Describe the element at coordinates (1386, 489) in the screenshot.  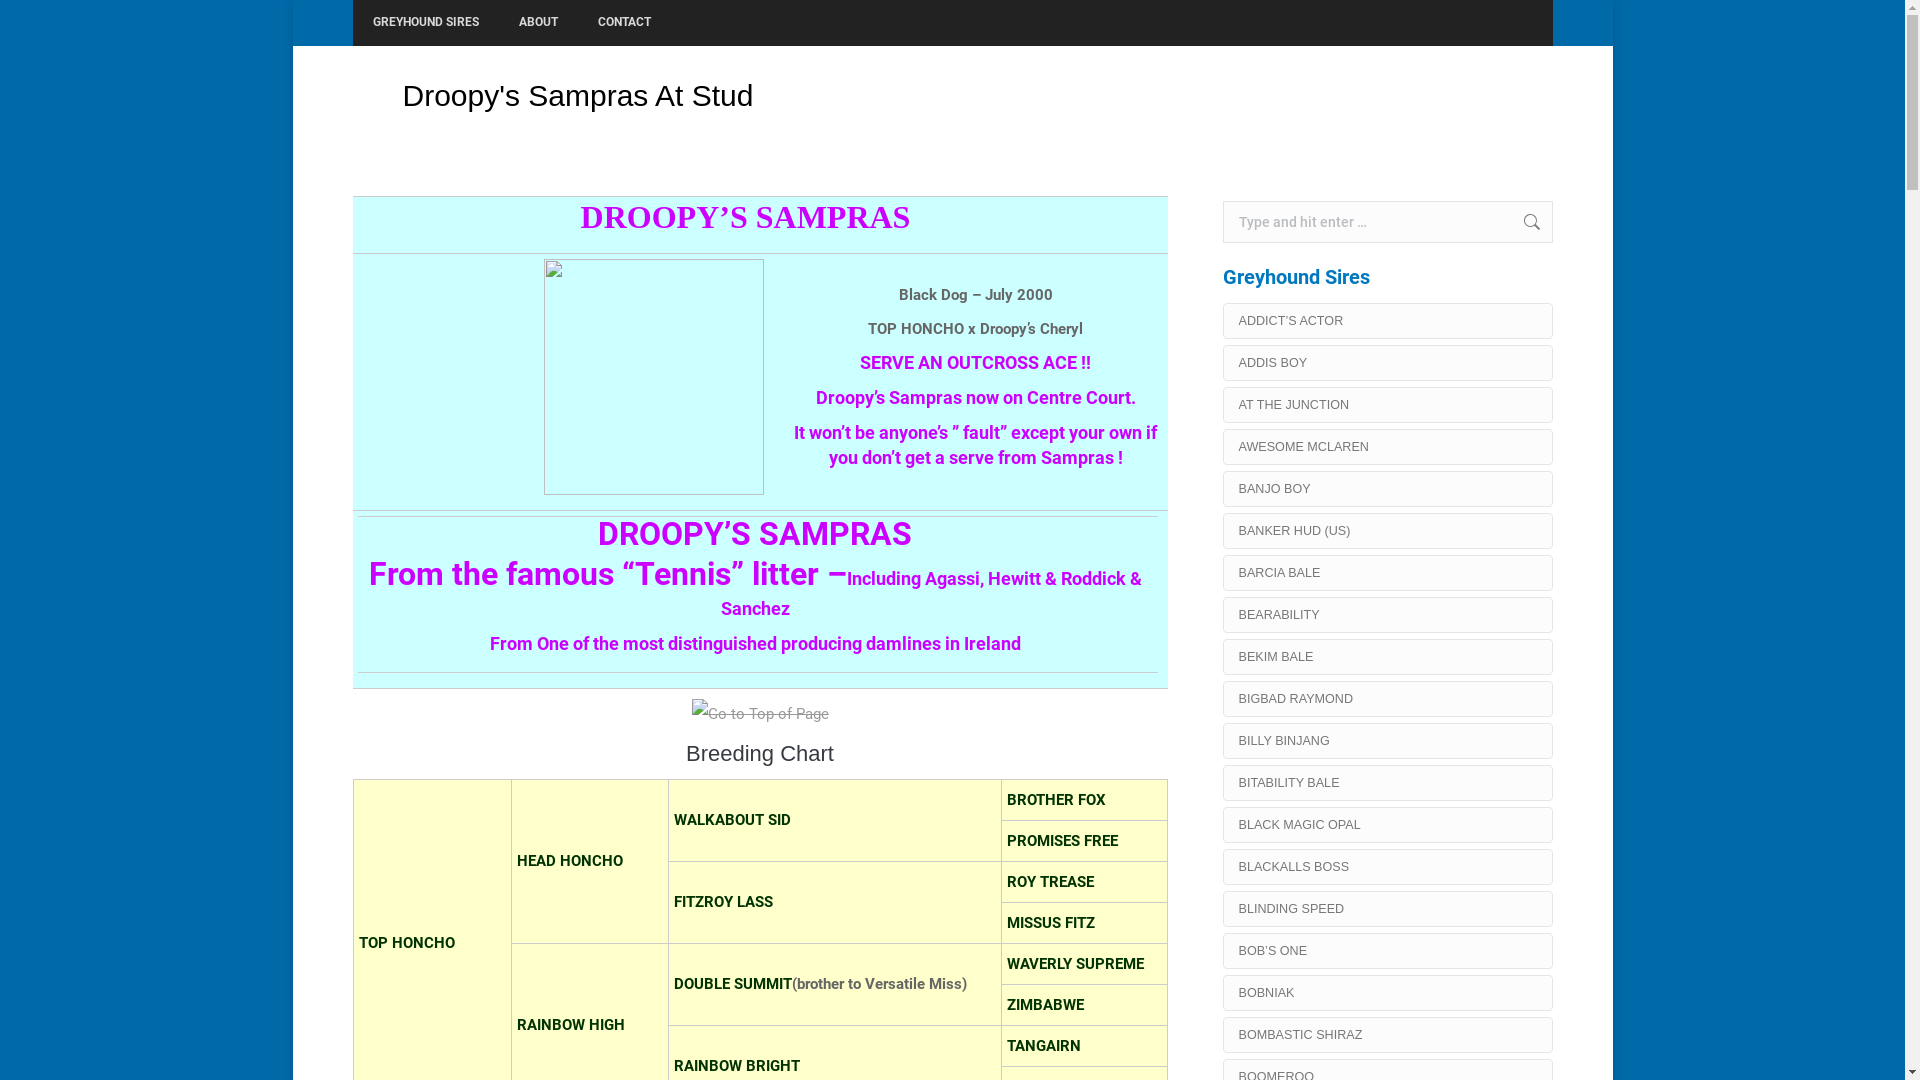
I see `'BANJO BOY'` at that location.